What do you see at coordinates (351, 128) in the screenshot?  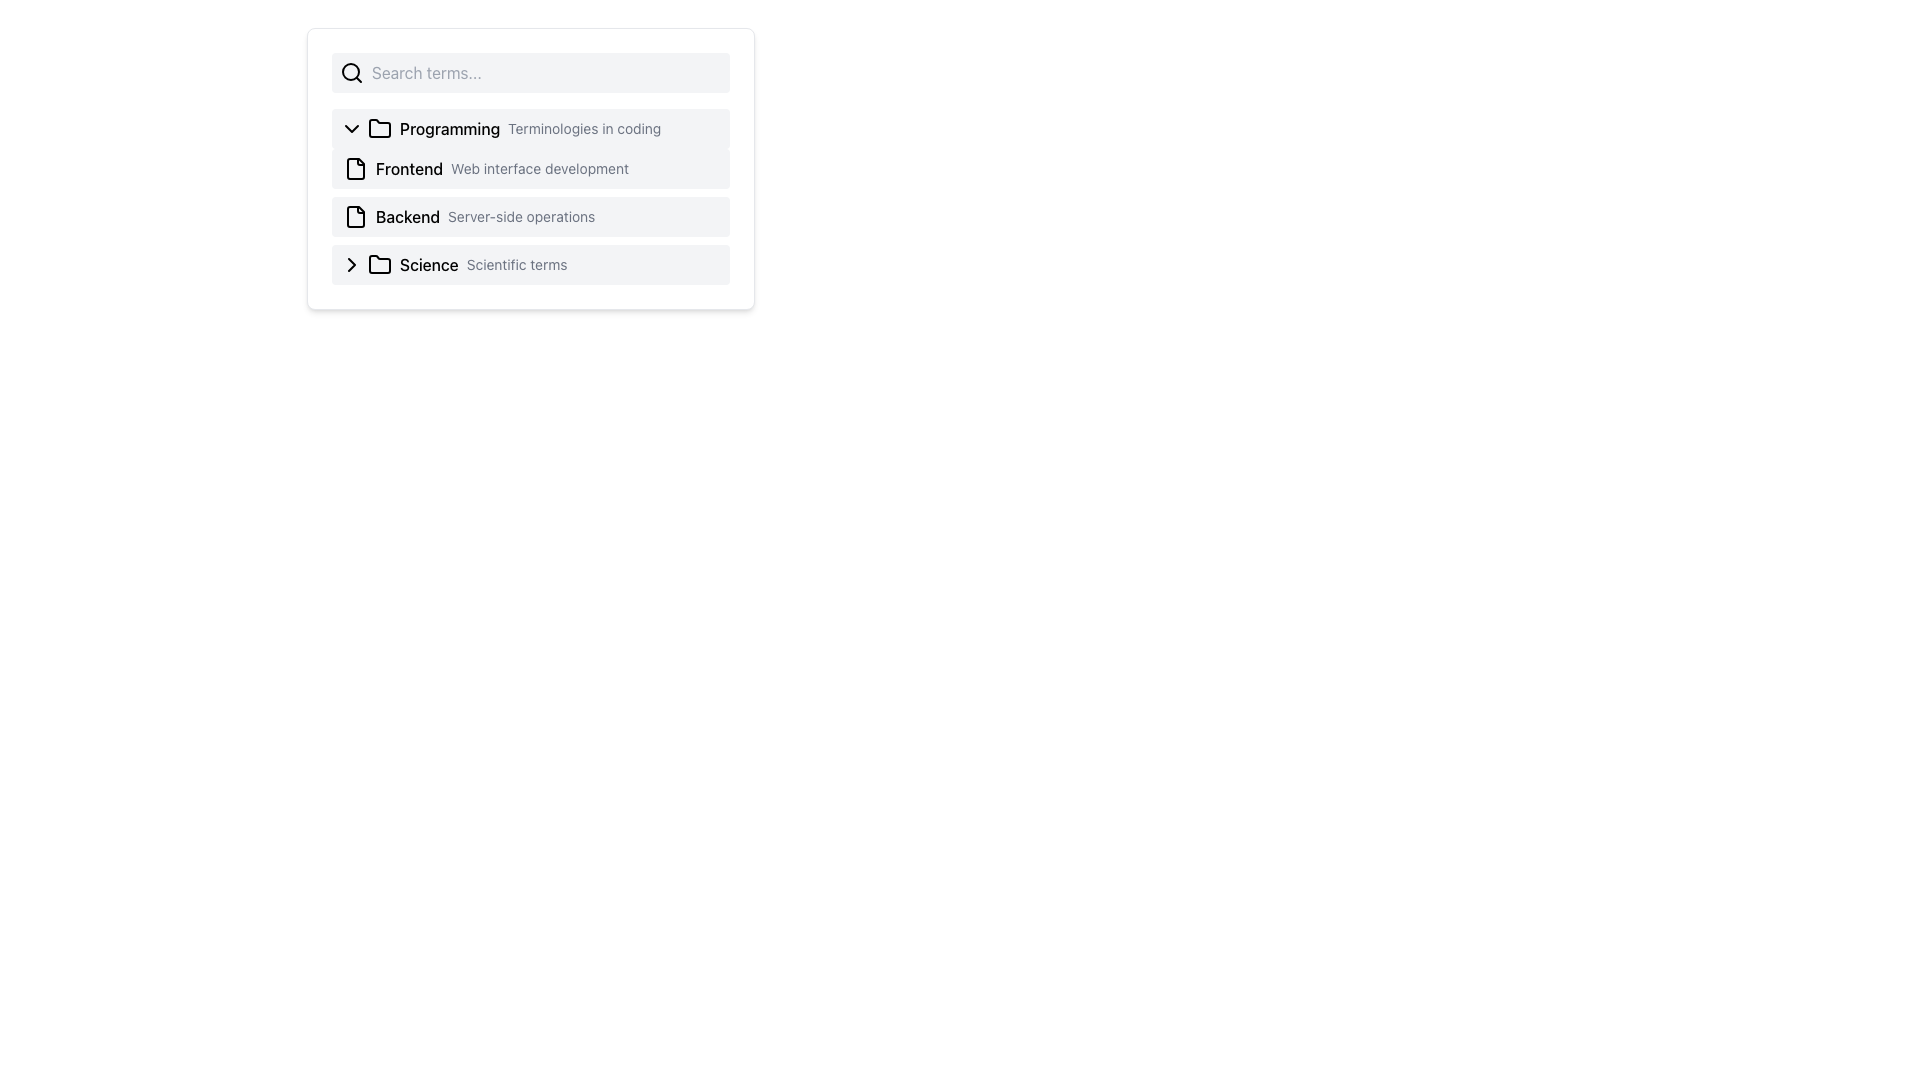 I see `the chevron icon indicating the collapsible section for 'Programming Terminologies in coding', located to the left of the text 'Programming'` at bounding box center [351, 128].